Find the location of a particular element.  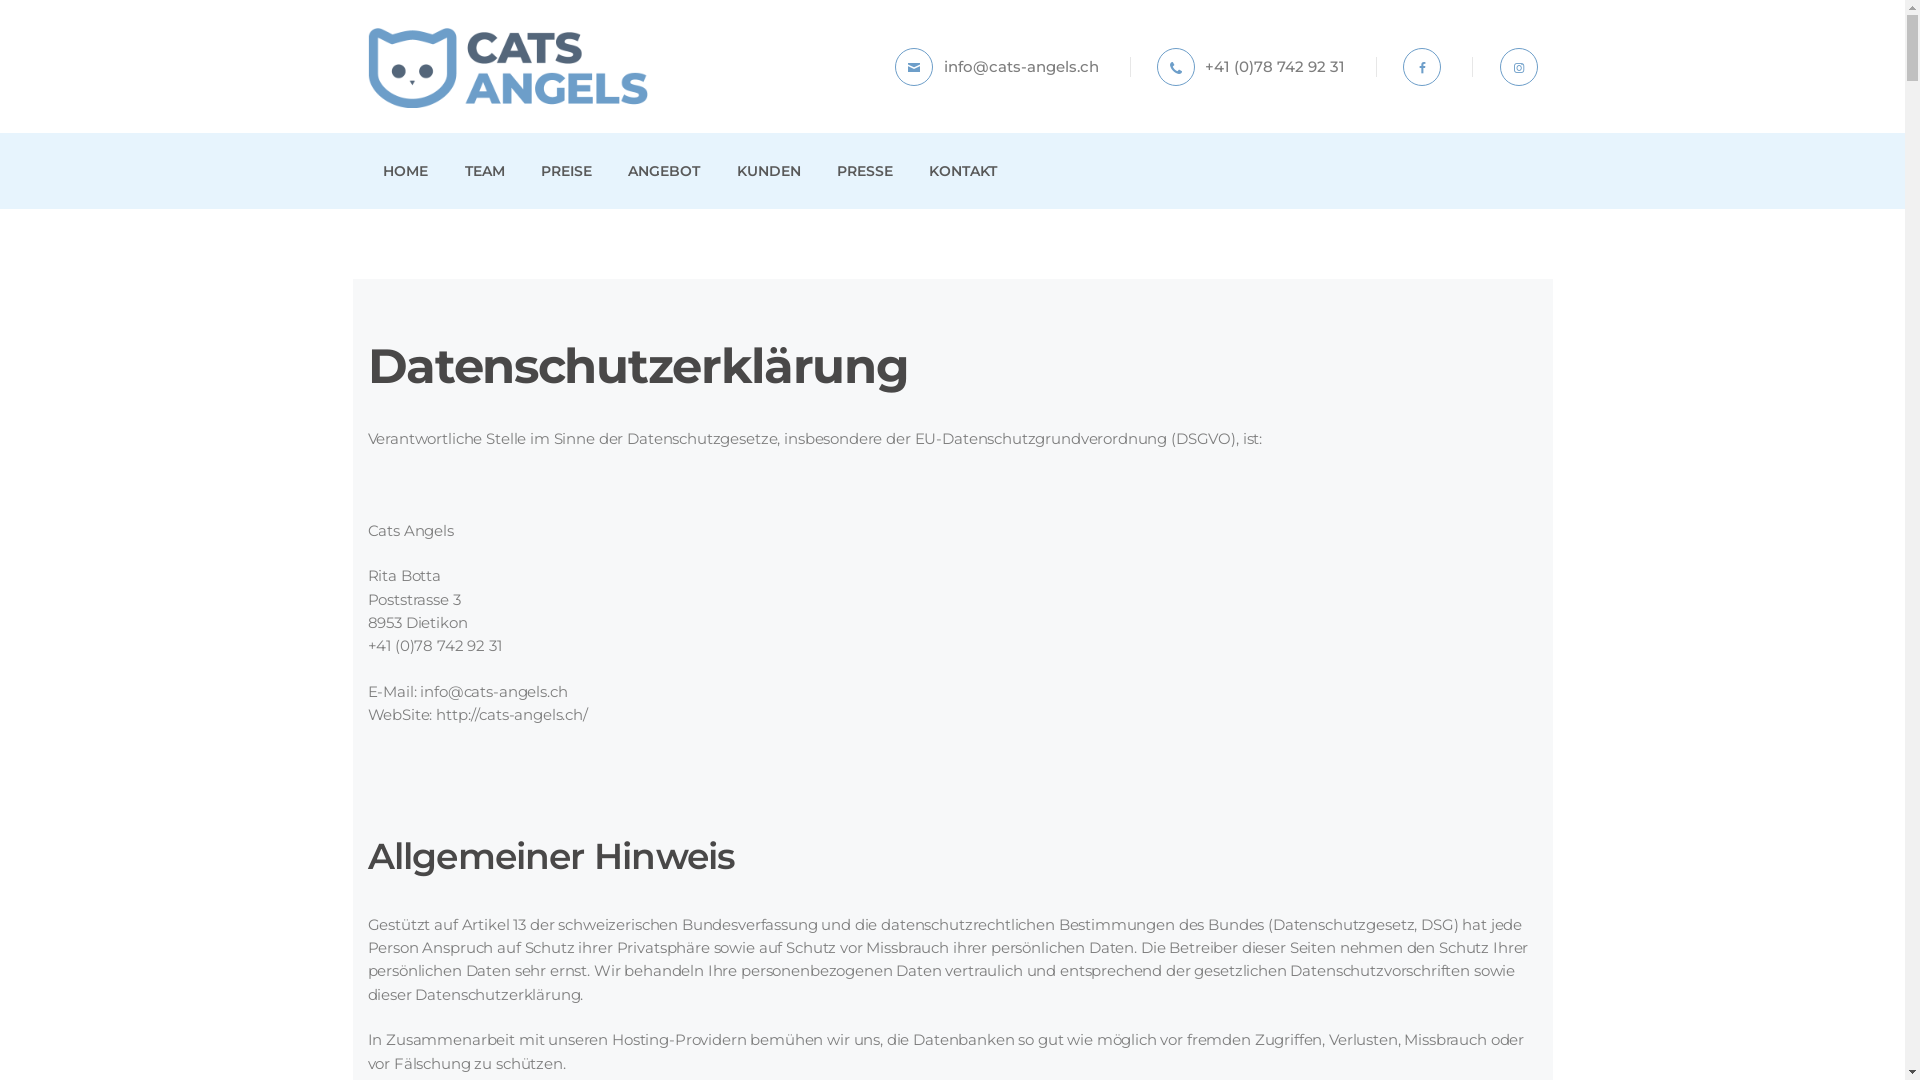

'info@cats-angels.ch' is located at coordinates (997, 65).